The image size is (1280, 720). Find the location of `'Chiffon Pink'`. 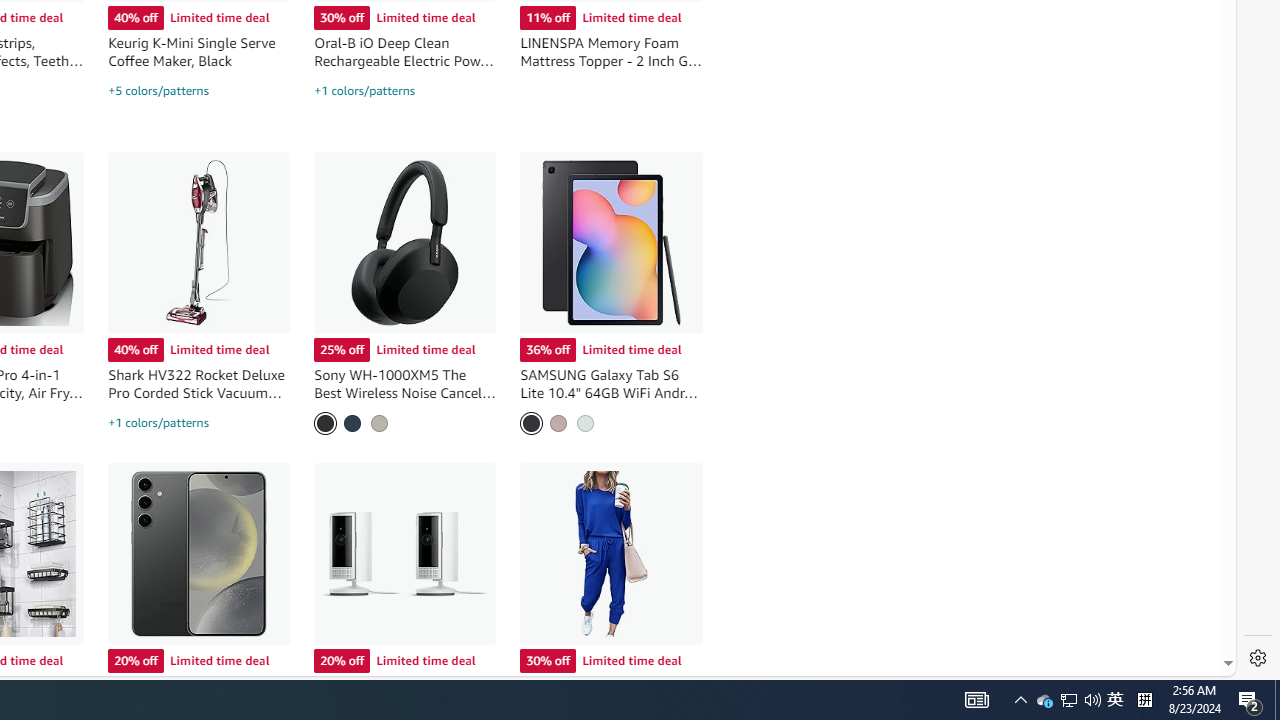

'Chiffon Pink' is located at coordinates (558, 422).